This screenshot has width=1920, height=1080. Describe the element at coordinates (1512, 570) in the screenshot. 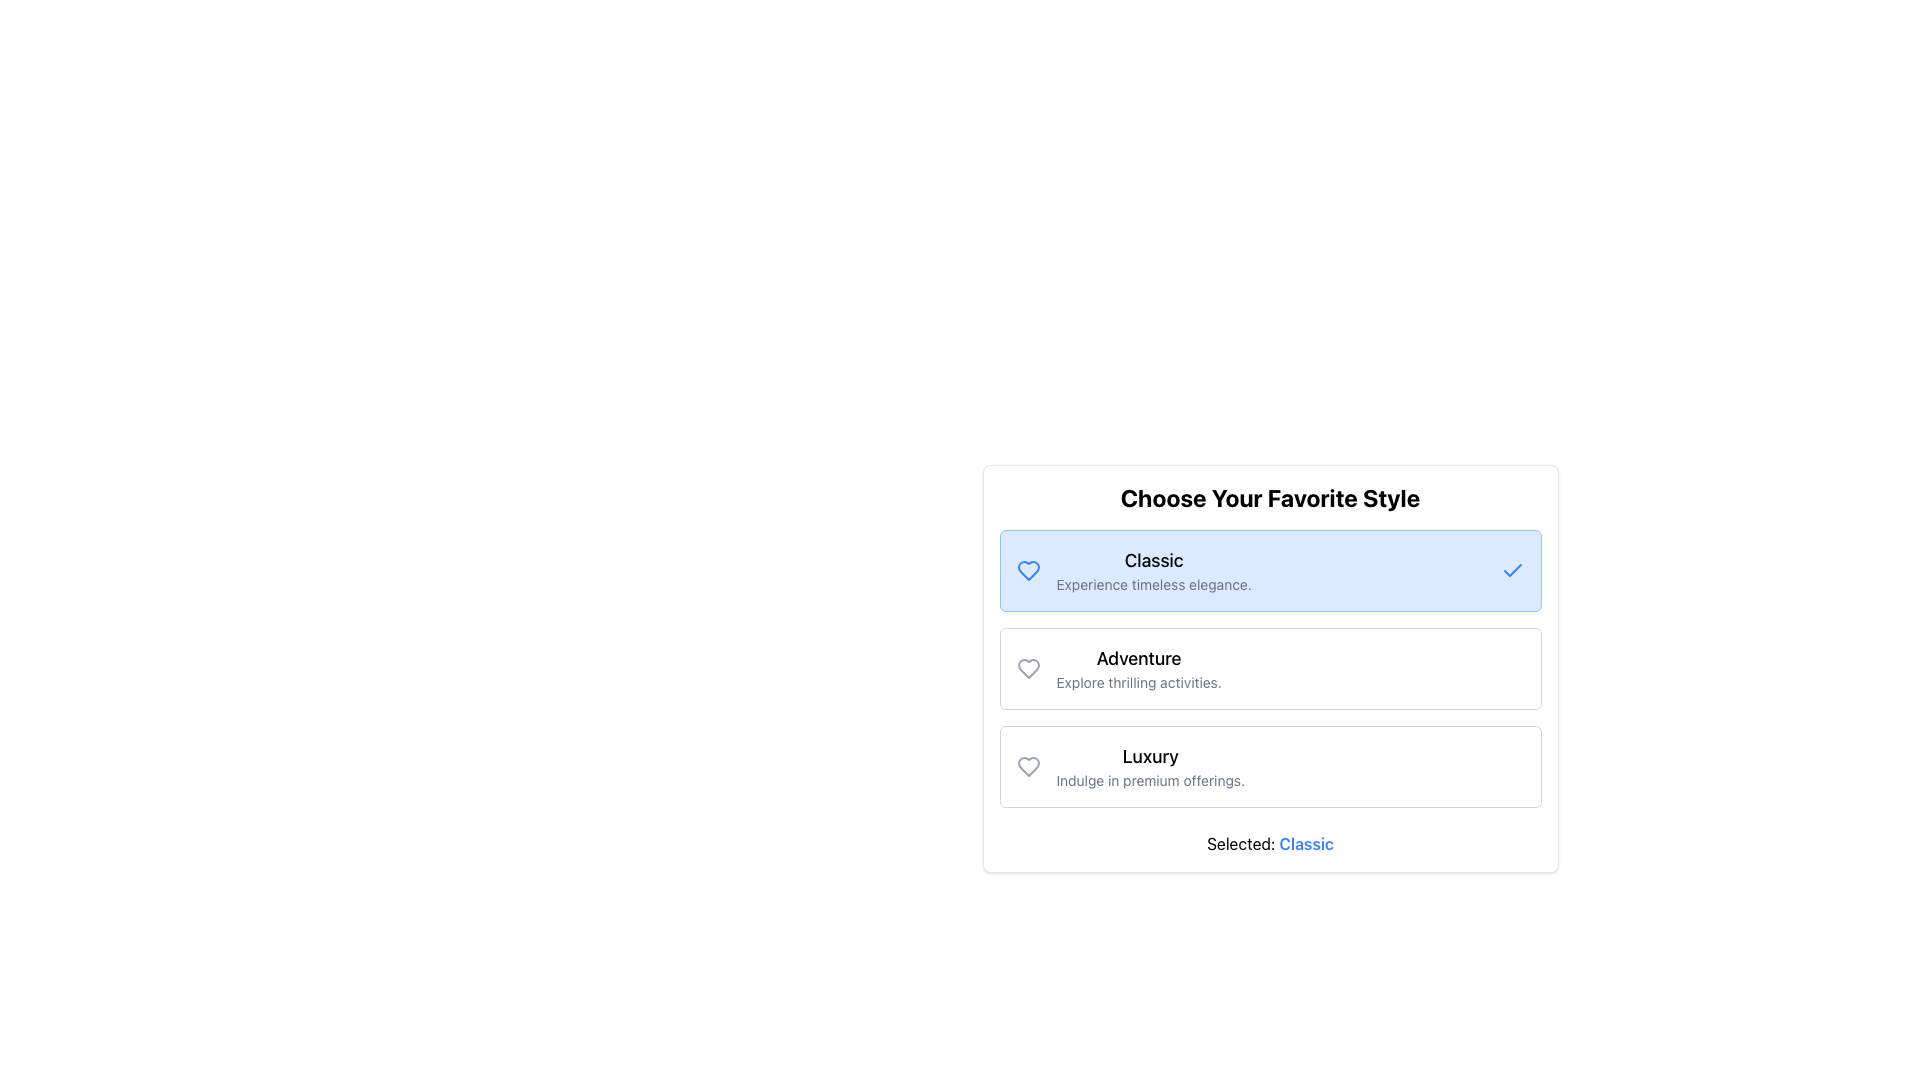

I see `the selection indicator icon located in the upper-right region of the 'Classic' card to confirm the selection status` at that location.